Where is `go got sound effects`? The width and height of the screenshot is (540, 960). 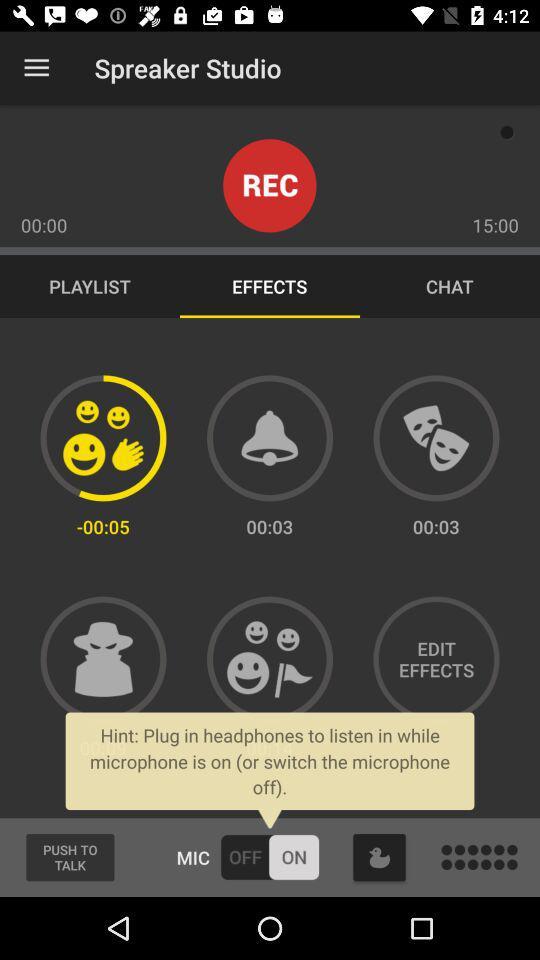
go got sound effects is located at coordinates (270, 438).